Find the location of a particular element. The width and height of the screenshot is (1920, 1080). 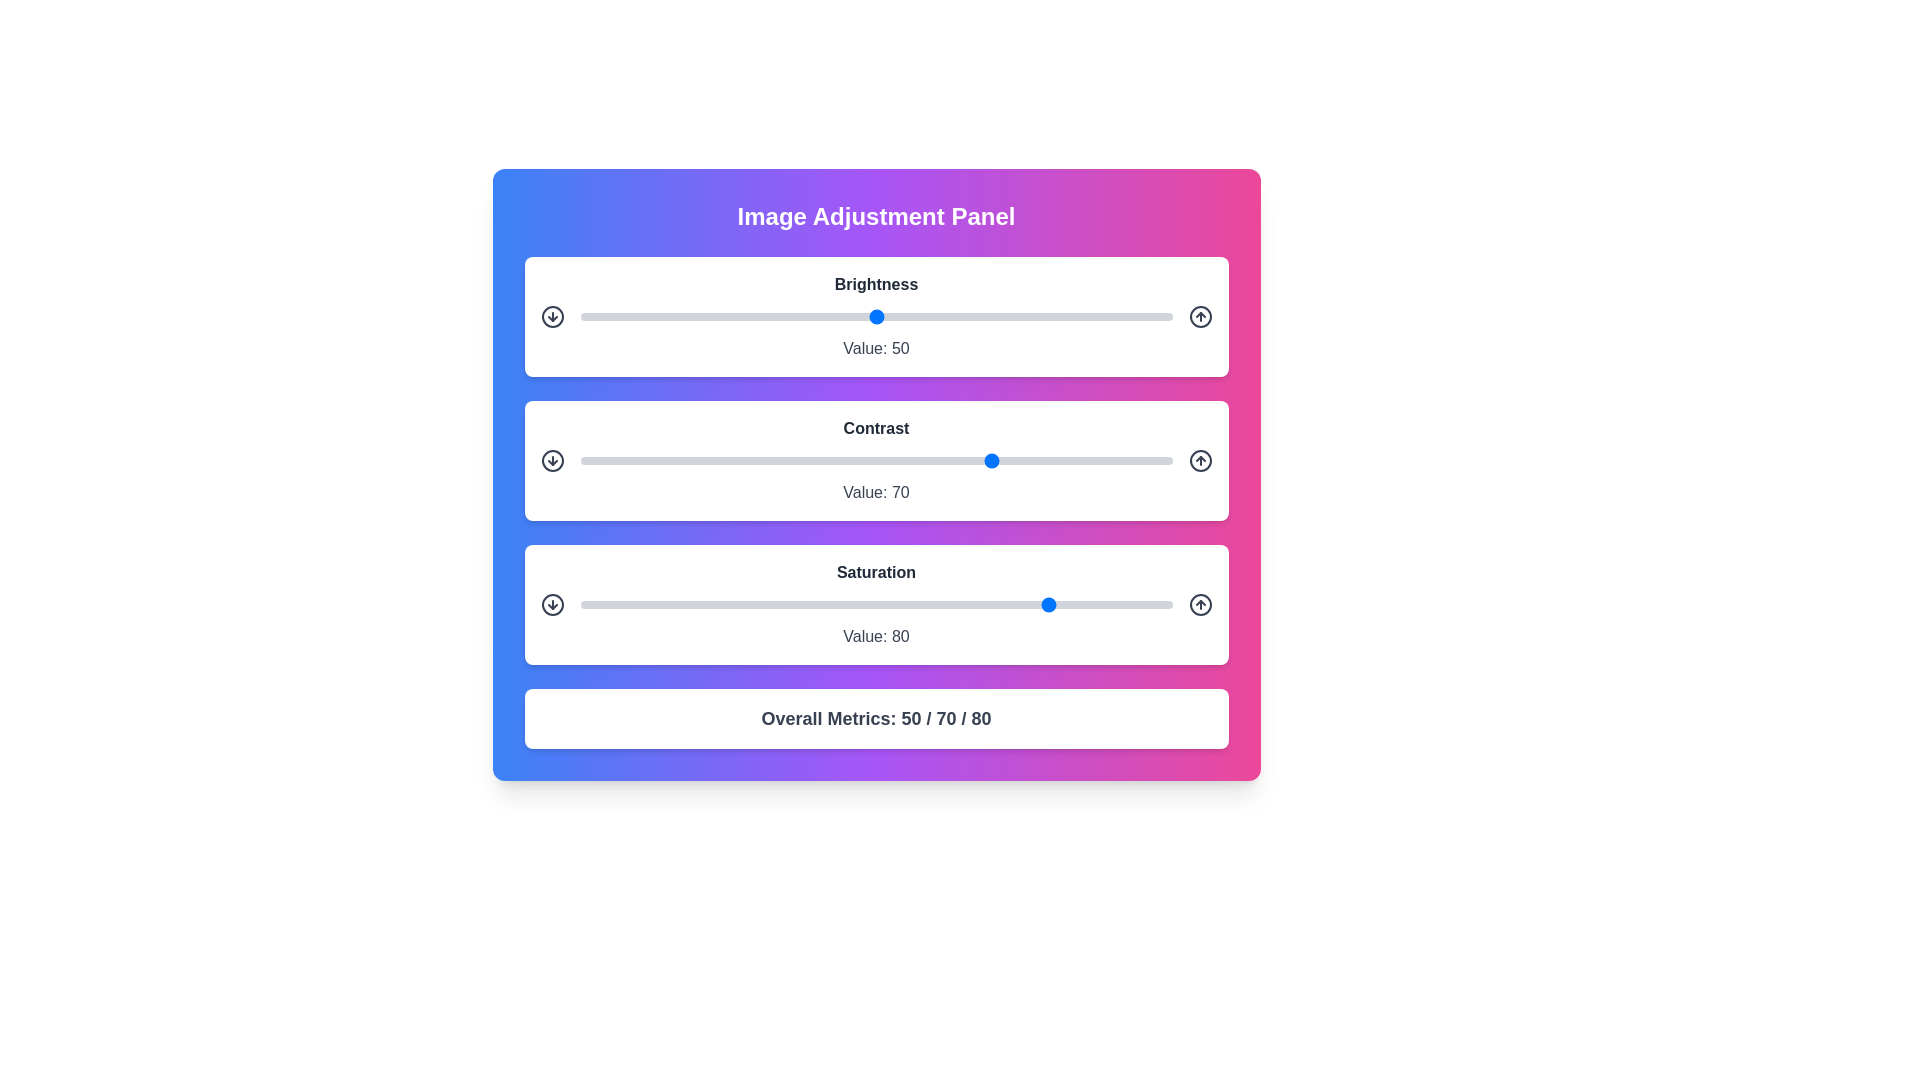

saturation is located at coordinates (988, 604).